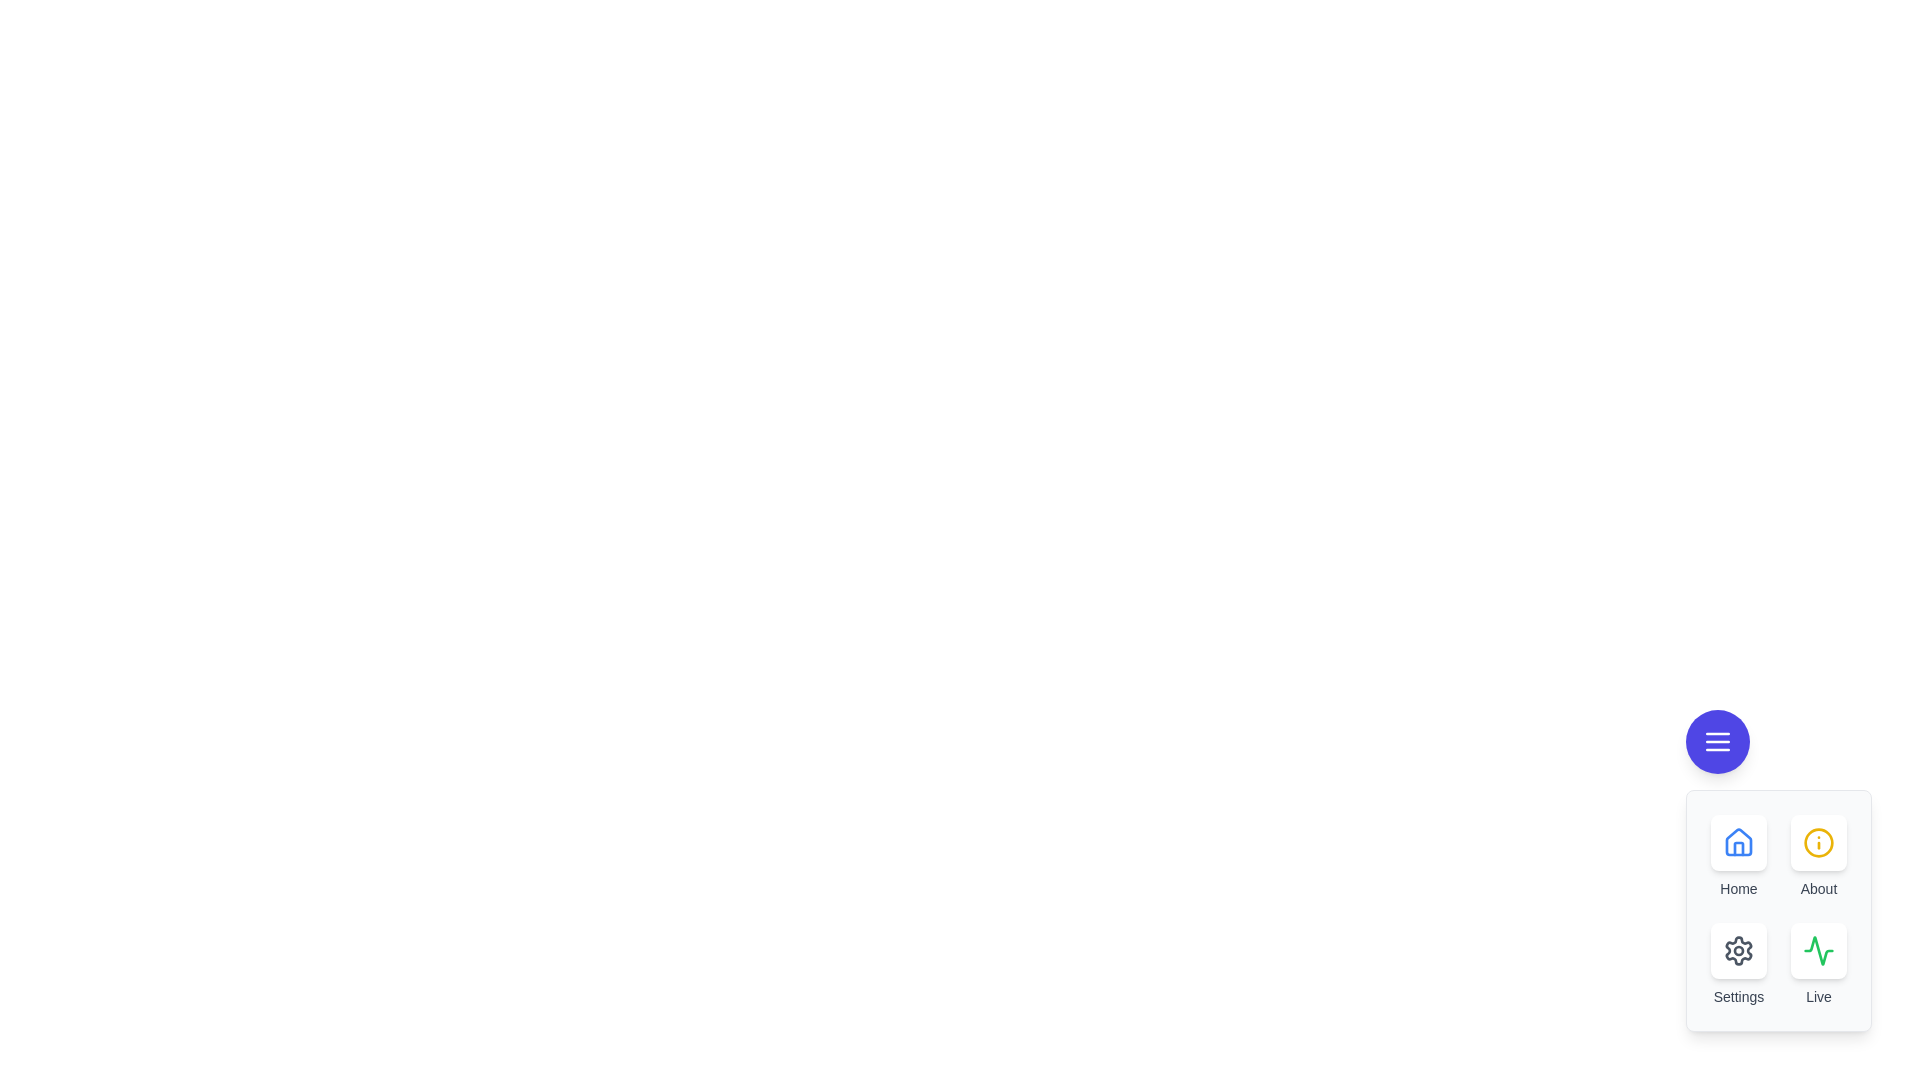  Describe the element at coordinates (1819, 843) in the screenshot. I see `the About button in the EnhancedSpeedDial component` at that location.